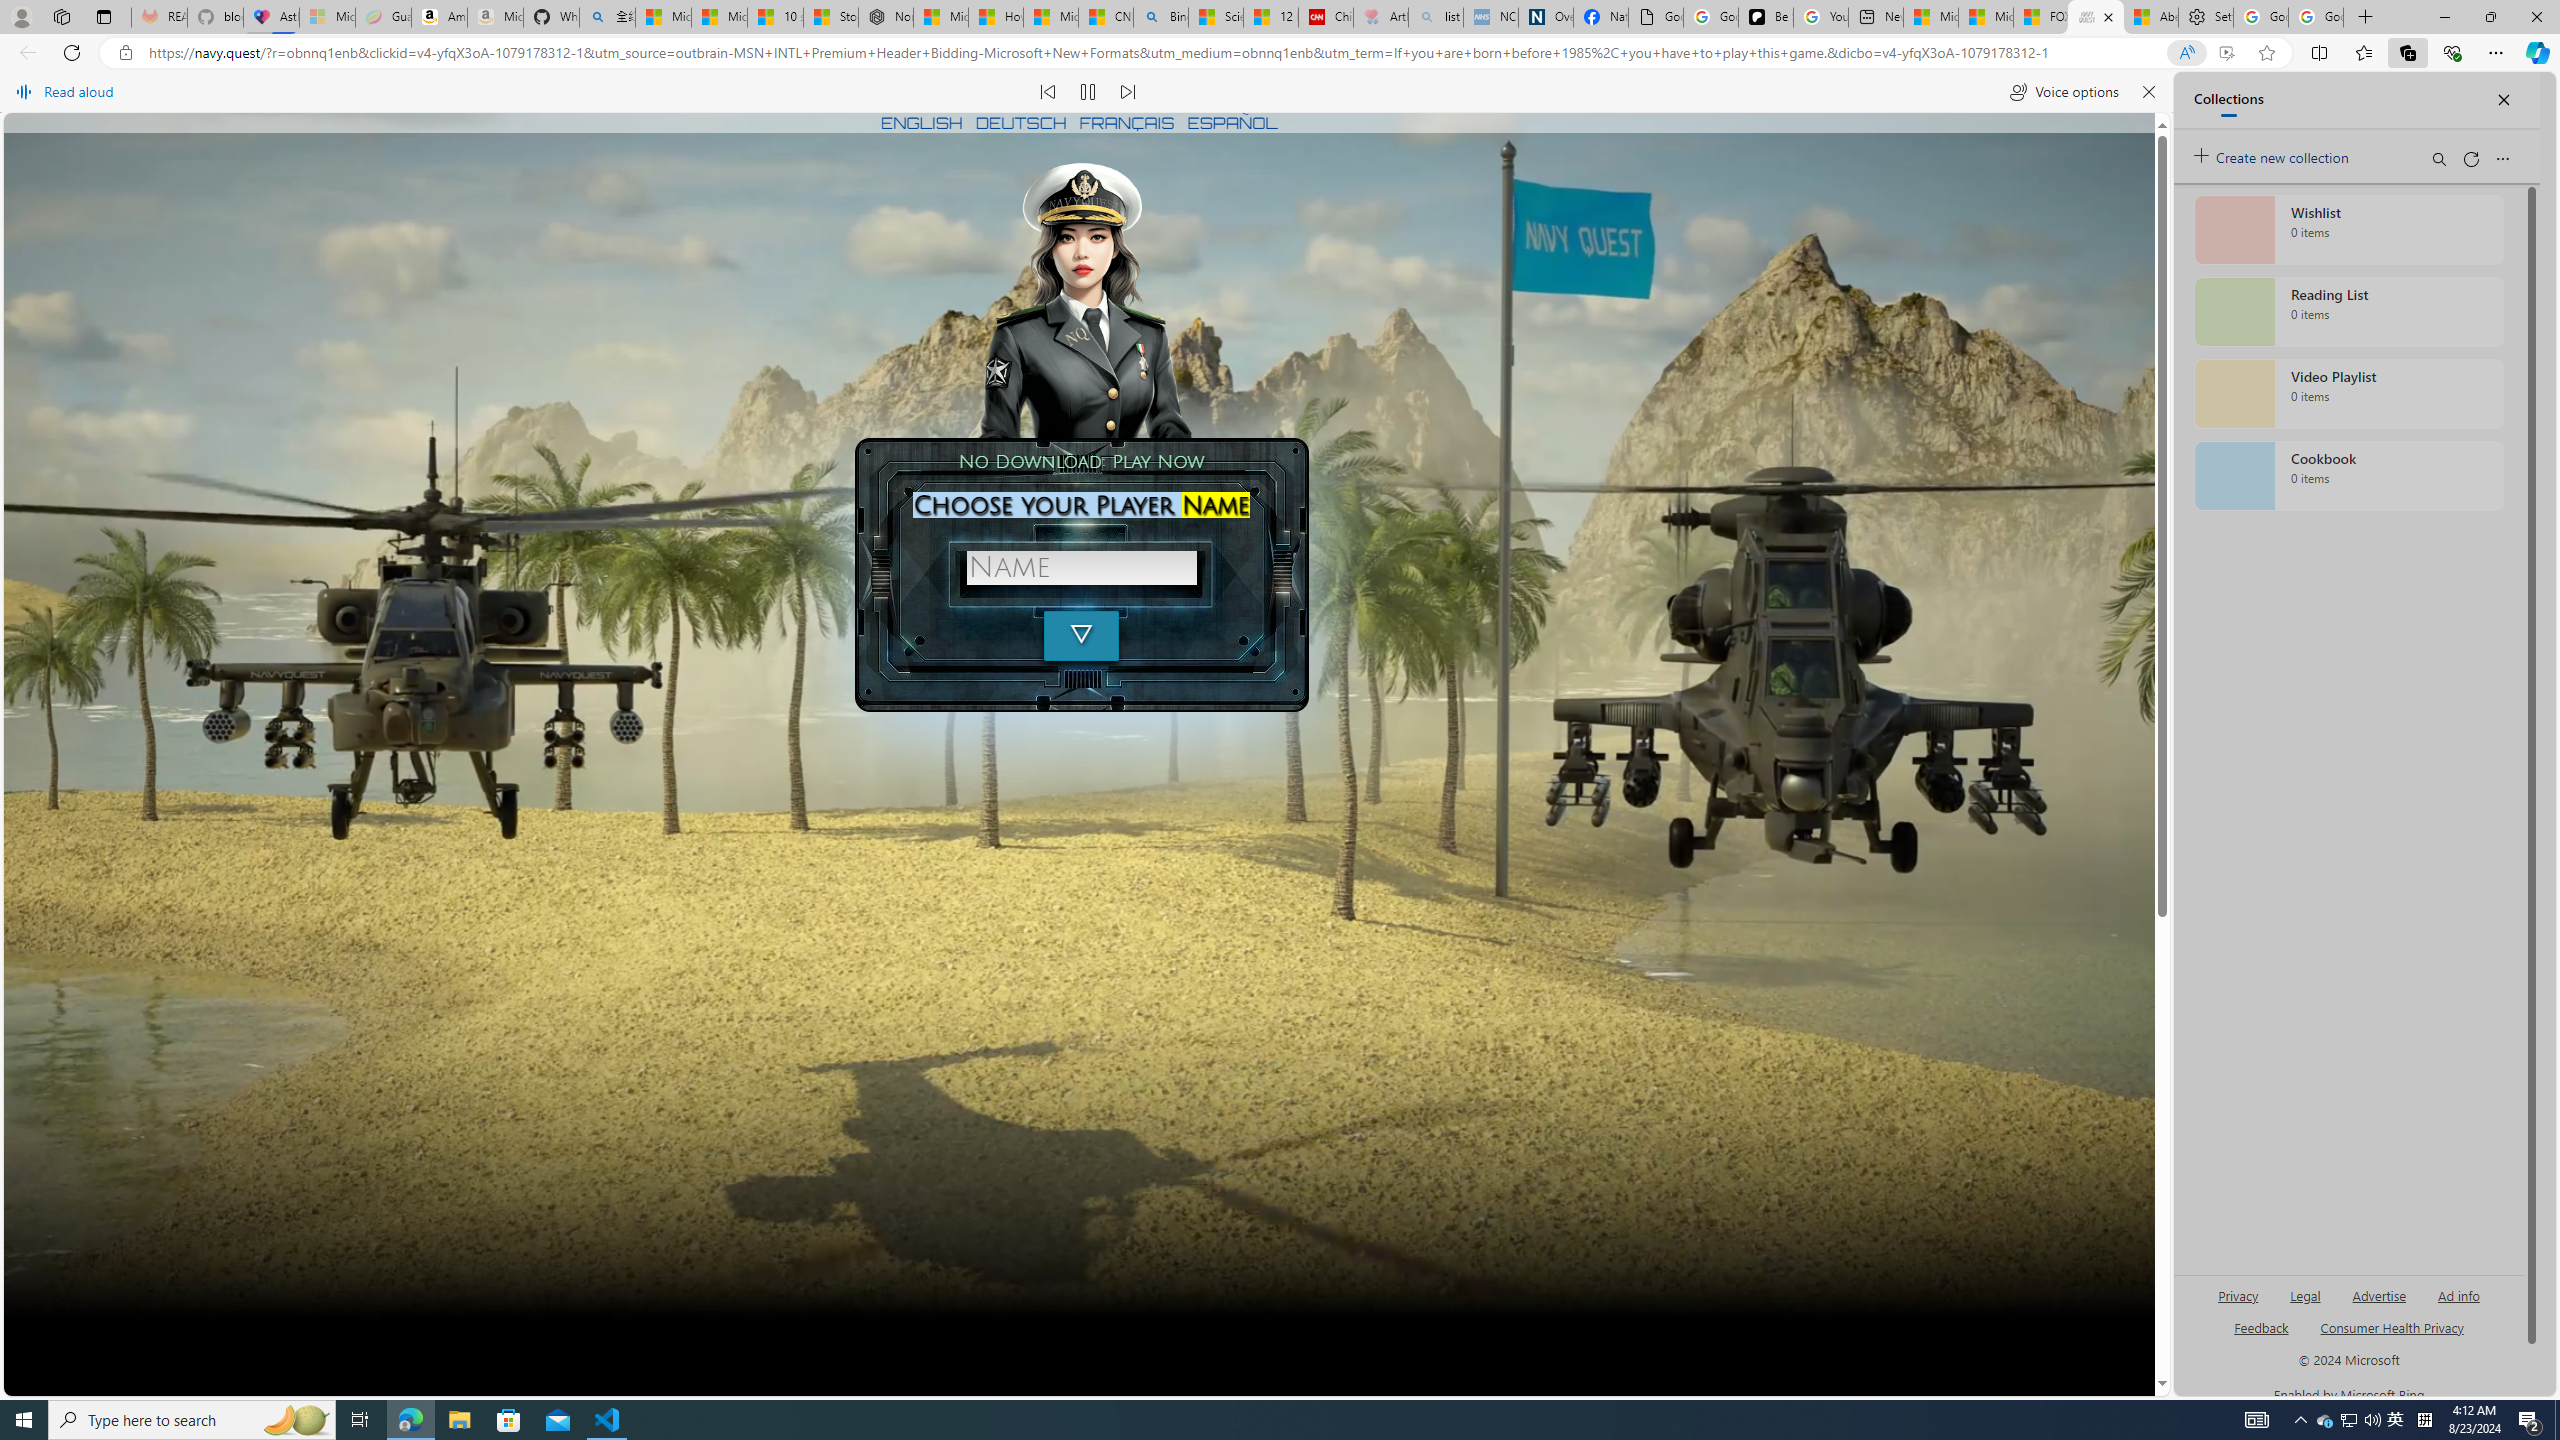 This screenshot has width=2560, height=1440. Describe the element at coordinates (1271, 16) in the screenshot. I see `'12 Popular Science Lies that Must be Corrected'` at that location.